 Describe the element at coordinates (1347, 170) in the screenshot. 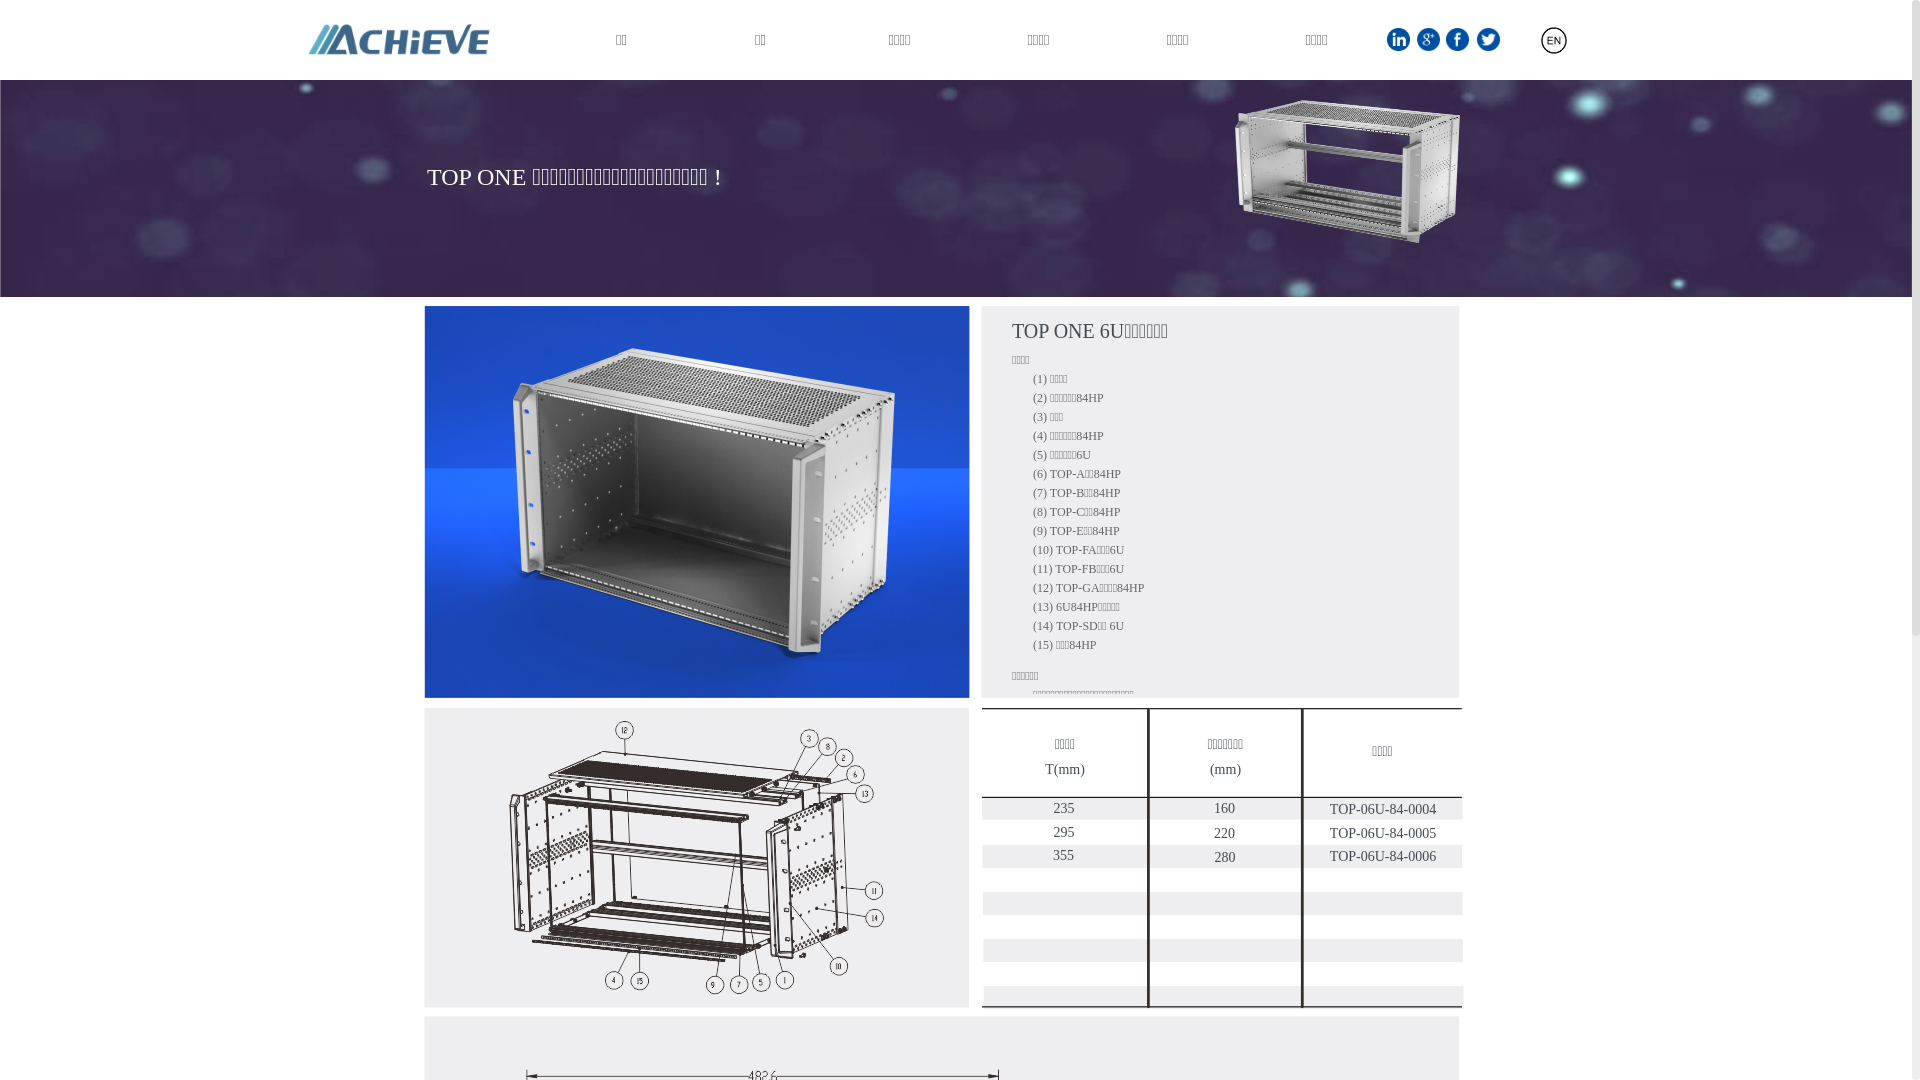

I see `'1'` at that location.